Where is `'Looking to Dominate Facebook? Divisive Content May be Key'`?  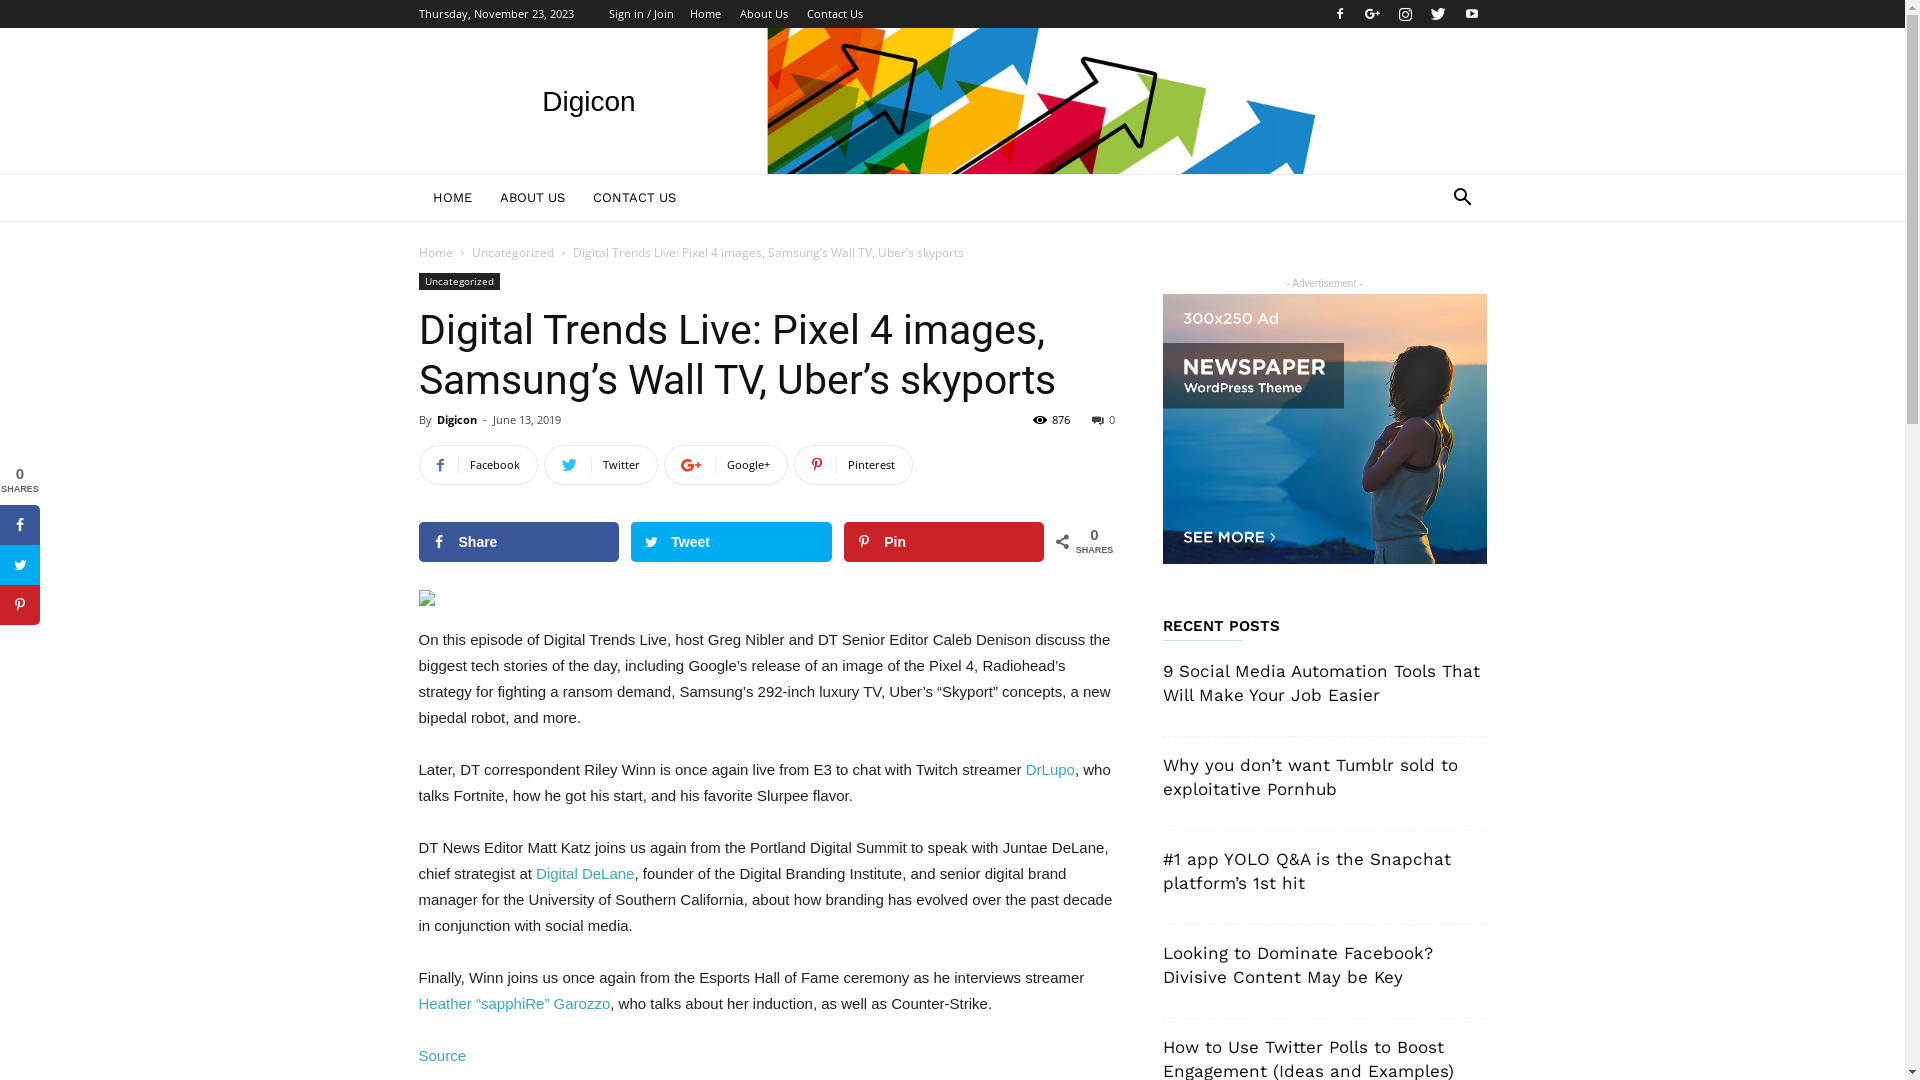 'Looking to Dominate Facebook? Divisive Content May be Key' is located at coordinates (1296, 963).